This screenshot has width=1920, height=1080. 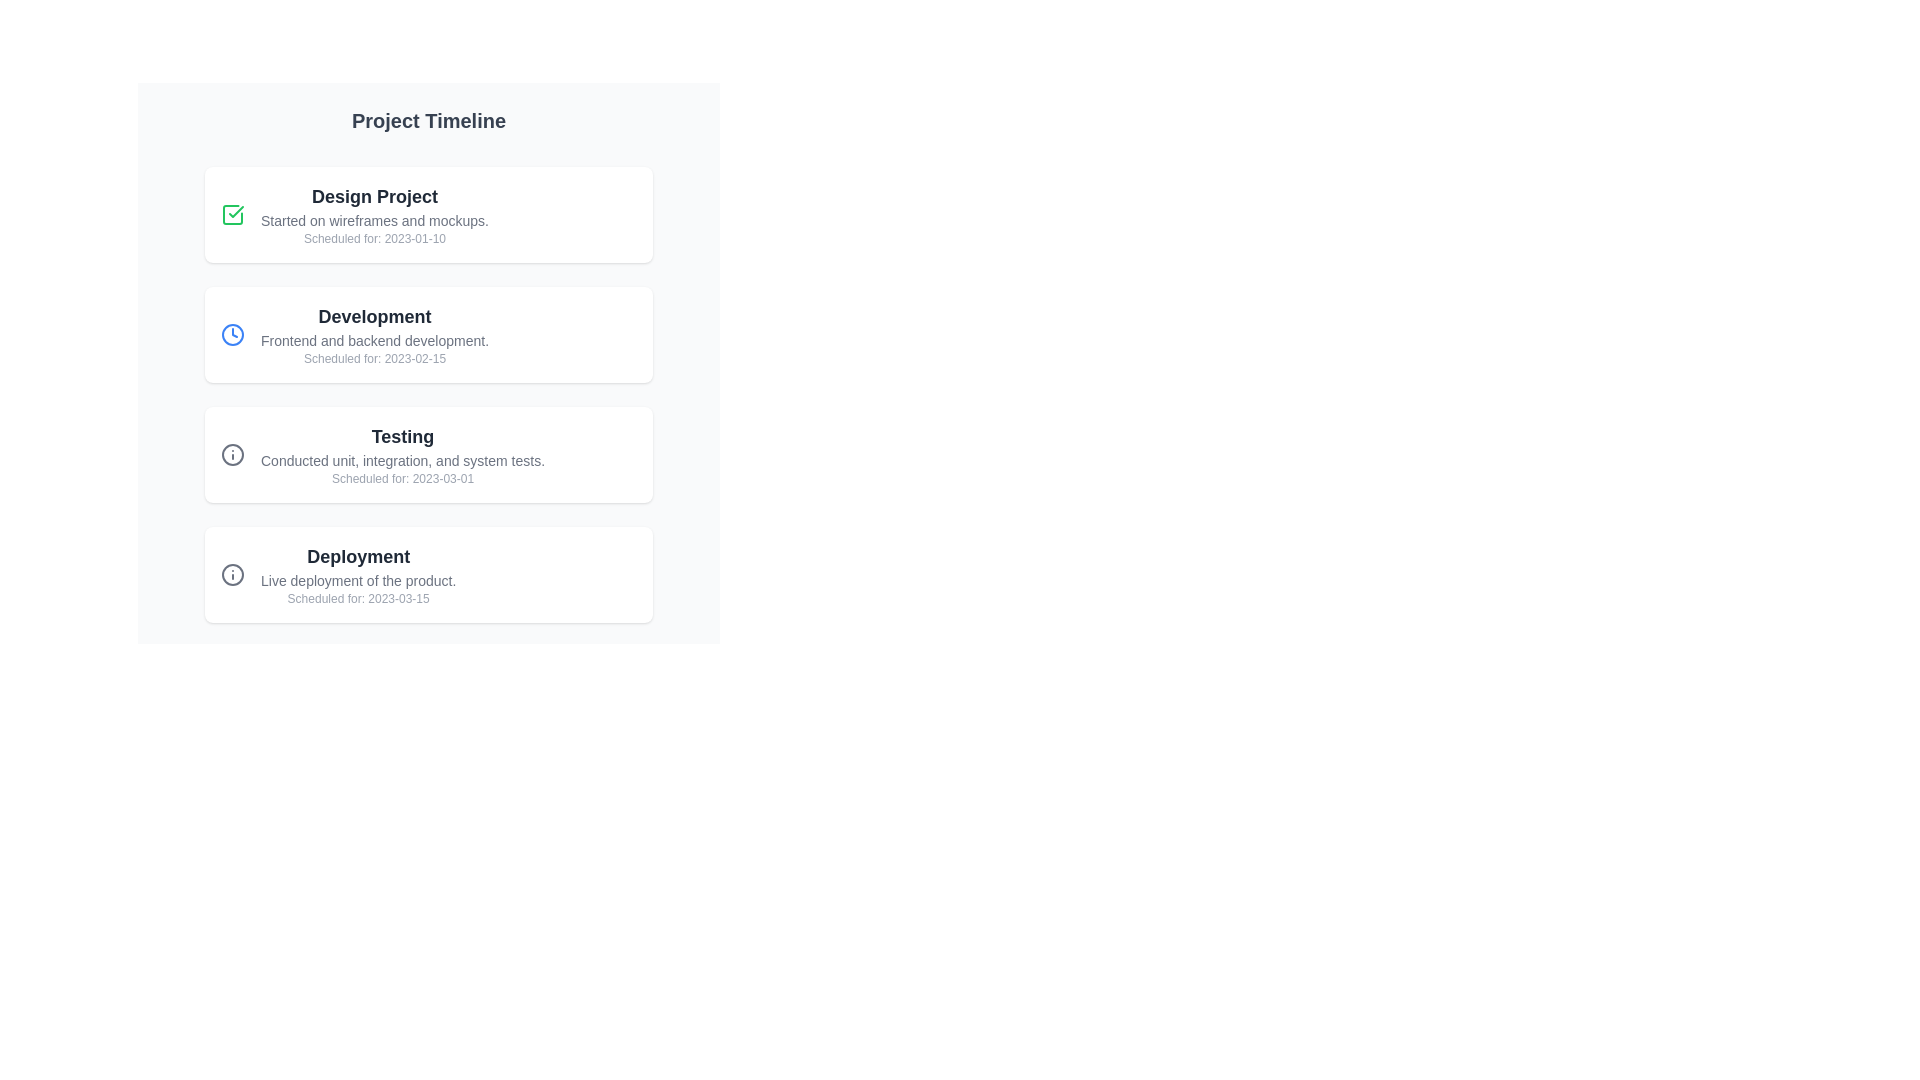 What do you see at coordinates (374, 339) in the screenshot?
I see `the text label that reads 'Frontend and backend development.', which is styled with a smaller font size and gray color, located below the bold title 'Development'` at bounding box center [374, 339].